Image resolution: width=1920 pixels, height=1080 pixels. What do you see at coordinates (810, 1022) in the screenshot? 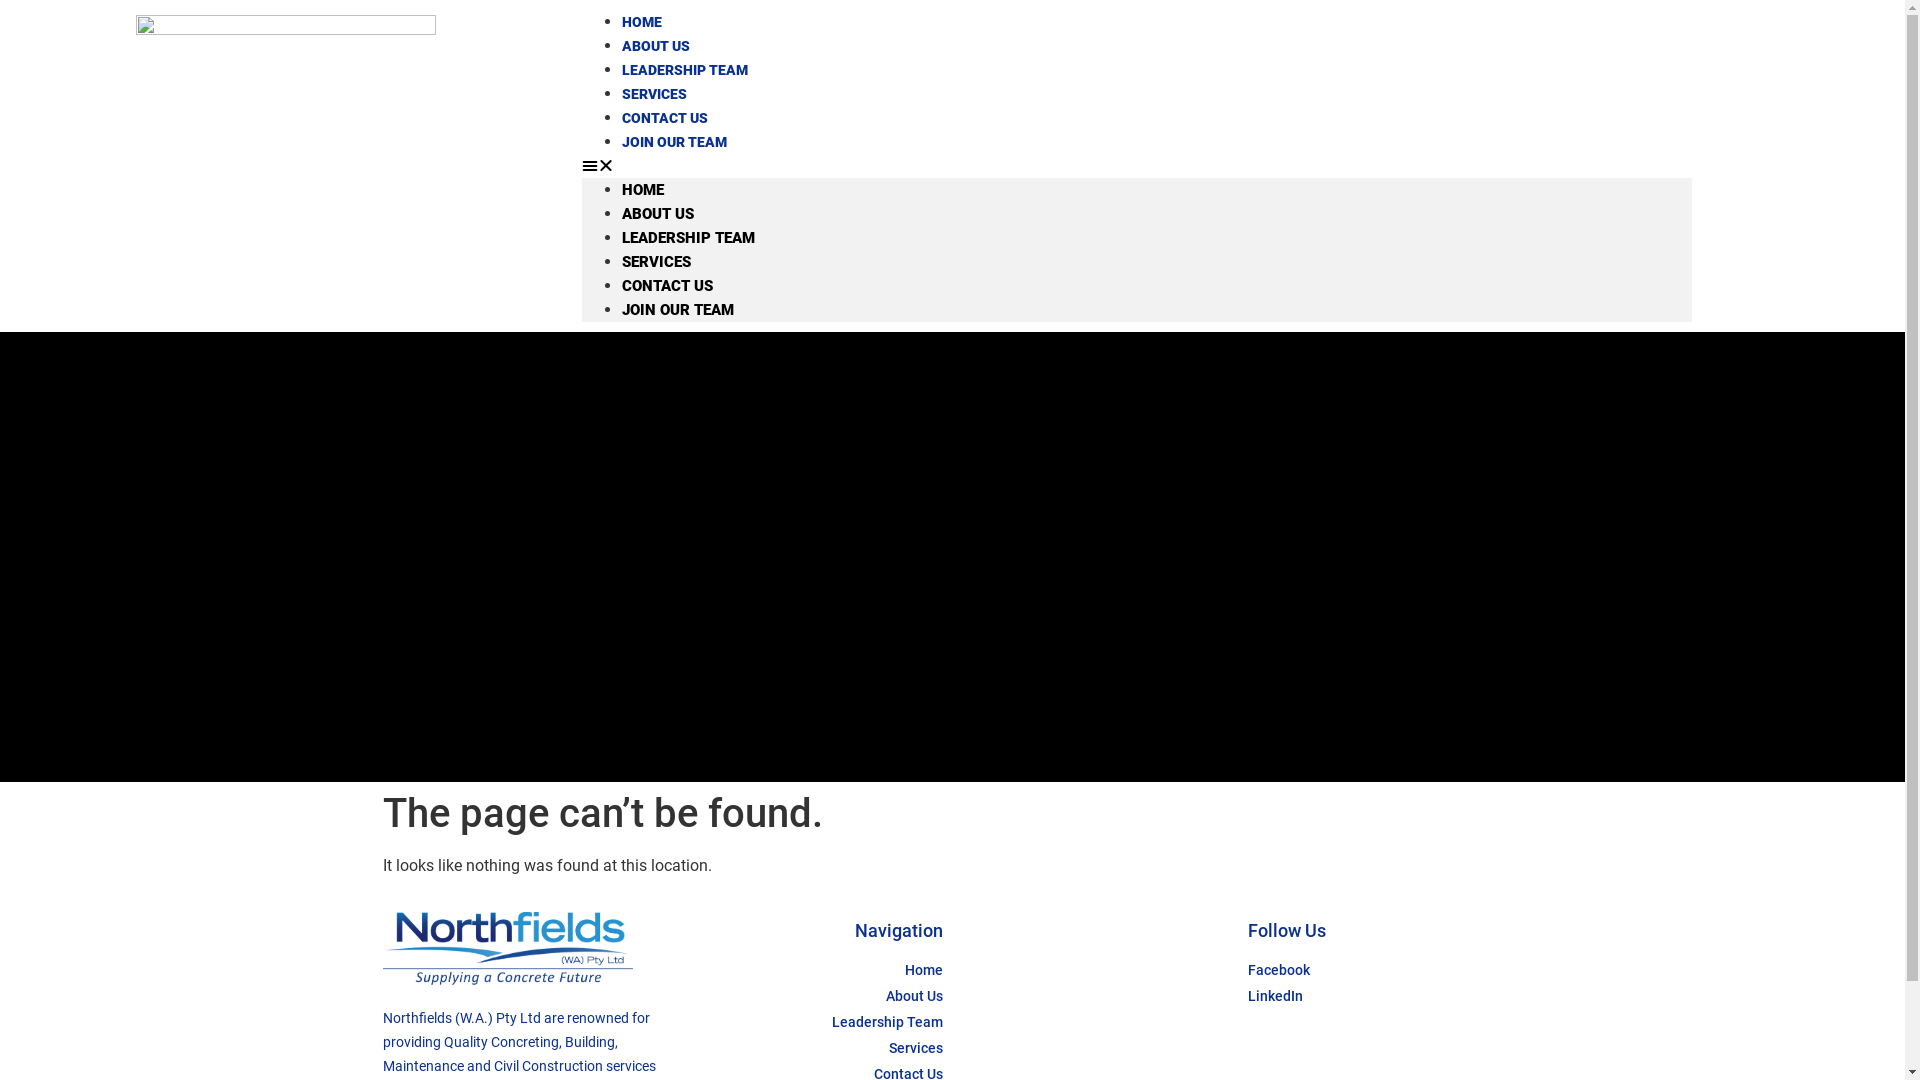
I see `'Leadership Team'` at bounding box center [810, 1022].